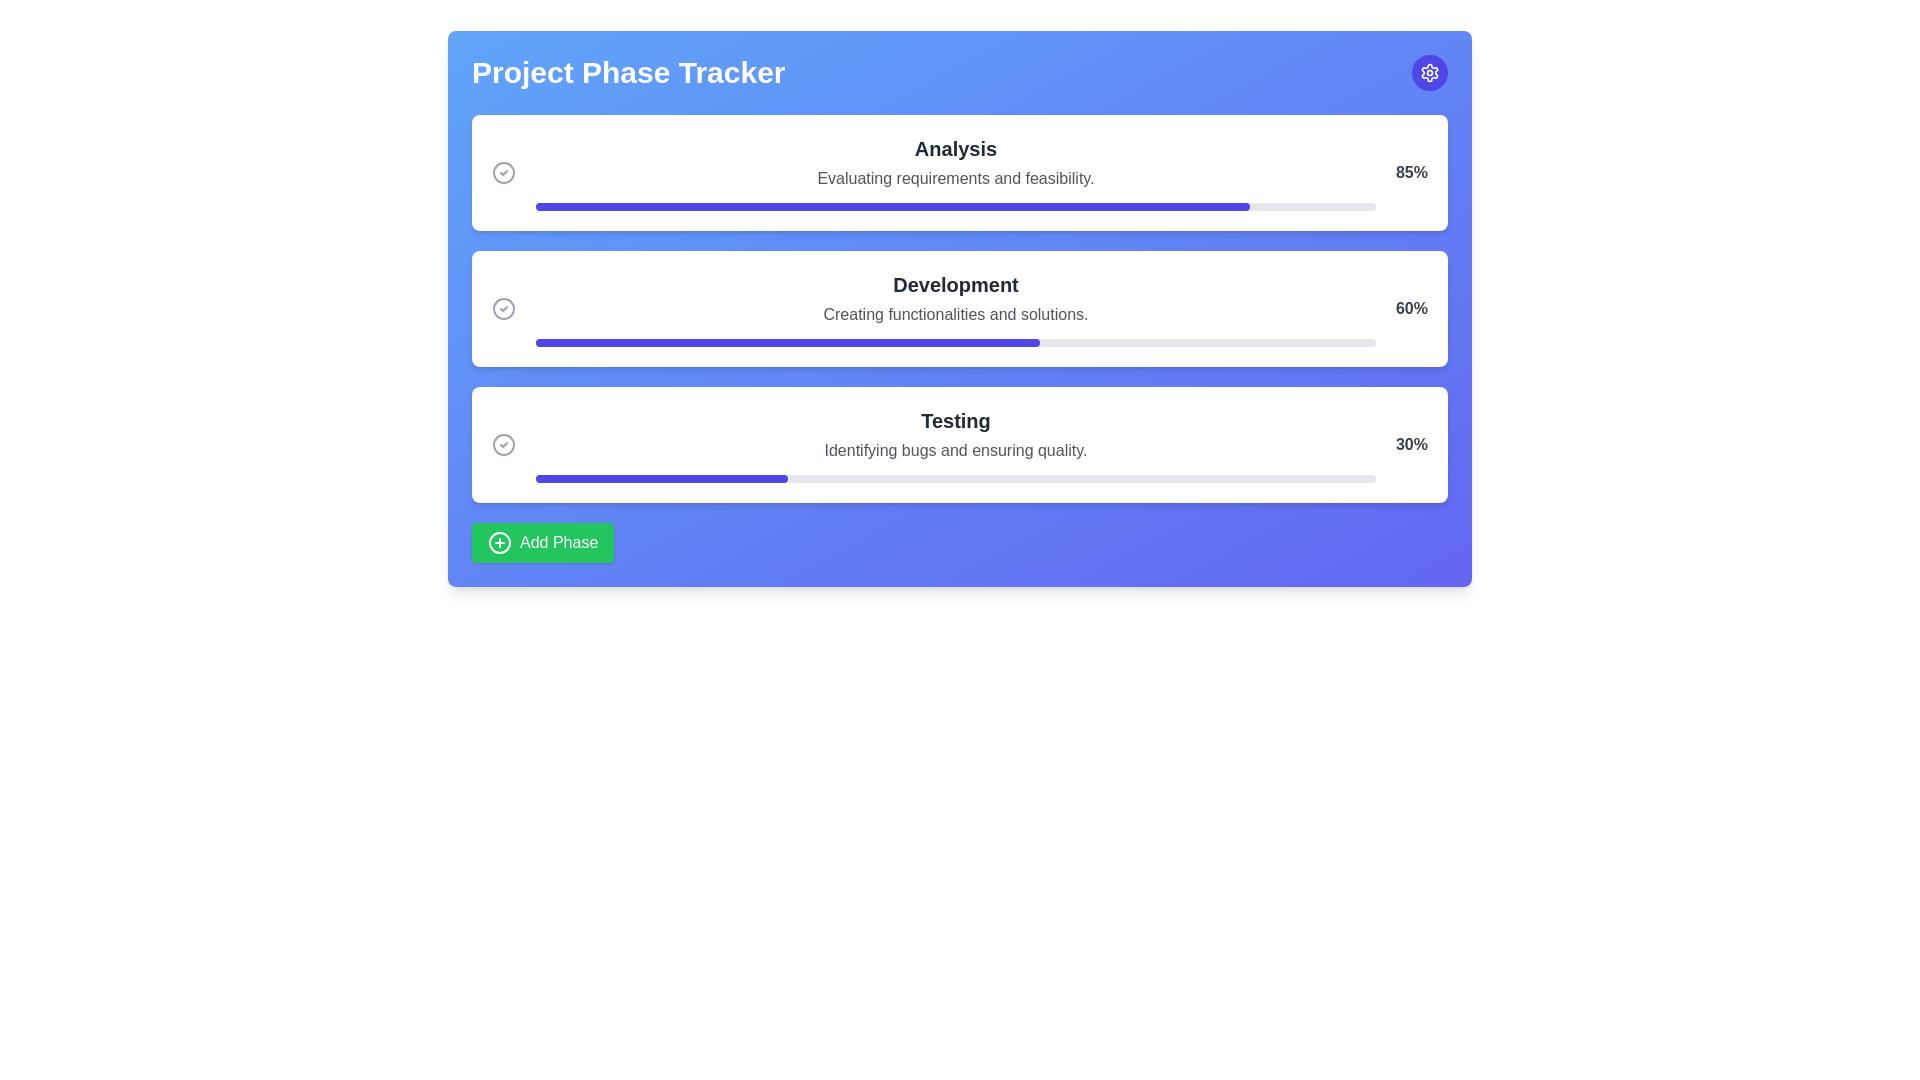 This screenshot has height=1080, width=1920. Describe the element at coordinates (1429, 72) in the screenshot. I see `the clickable gear/settings icon located in the top-right corner of the user interface` at that location.